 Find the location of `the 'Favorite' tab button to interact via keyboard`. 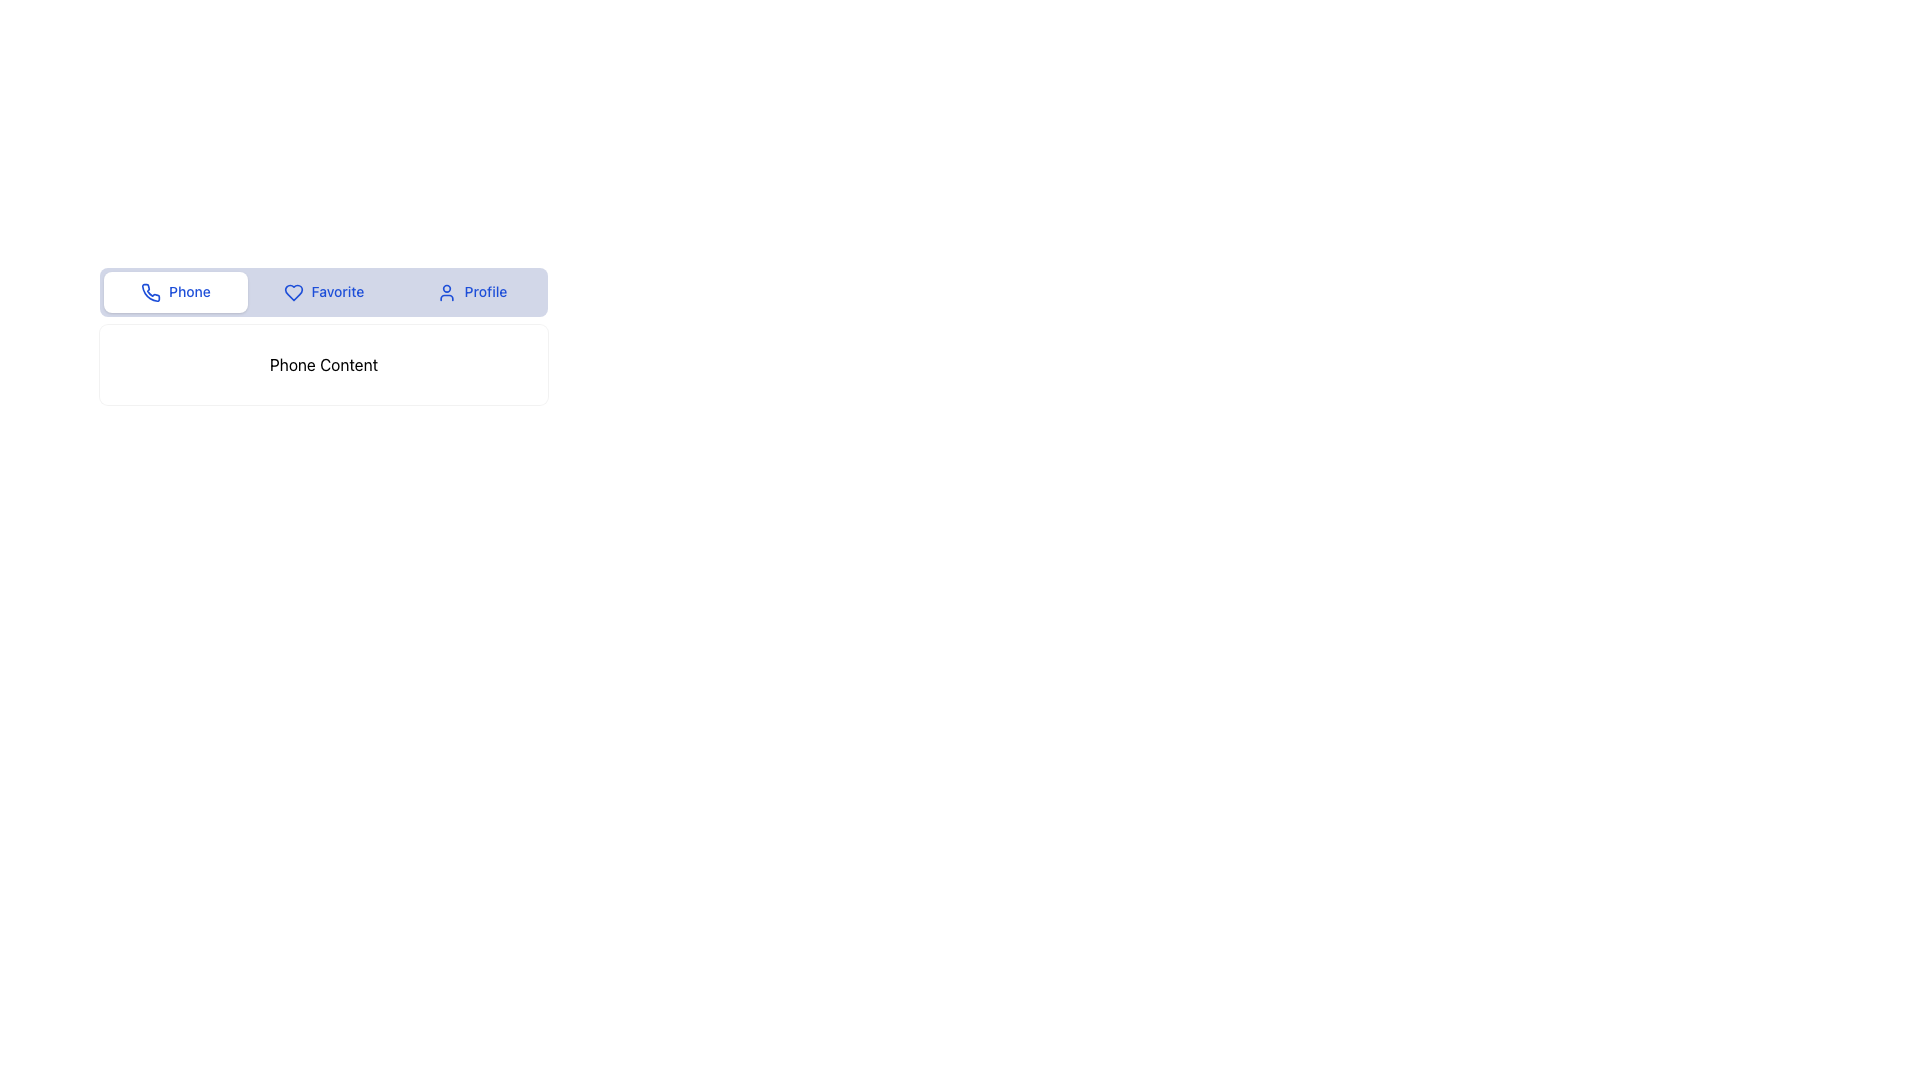

the 'Favorite' tab button to interact via keyboard is located at coordinates (324, 292).